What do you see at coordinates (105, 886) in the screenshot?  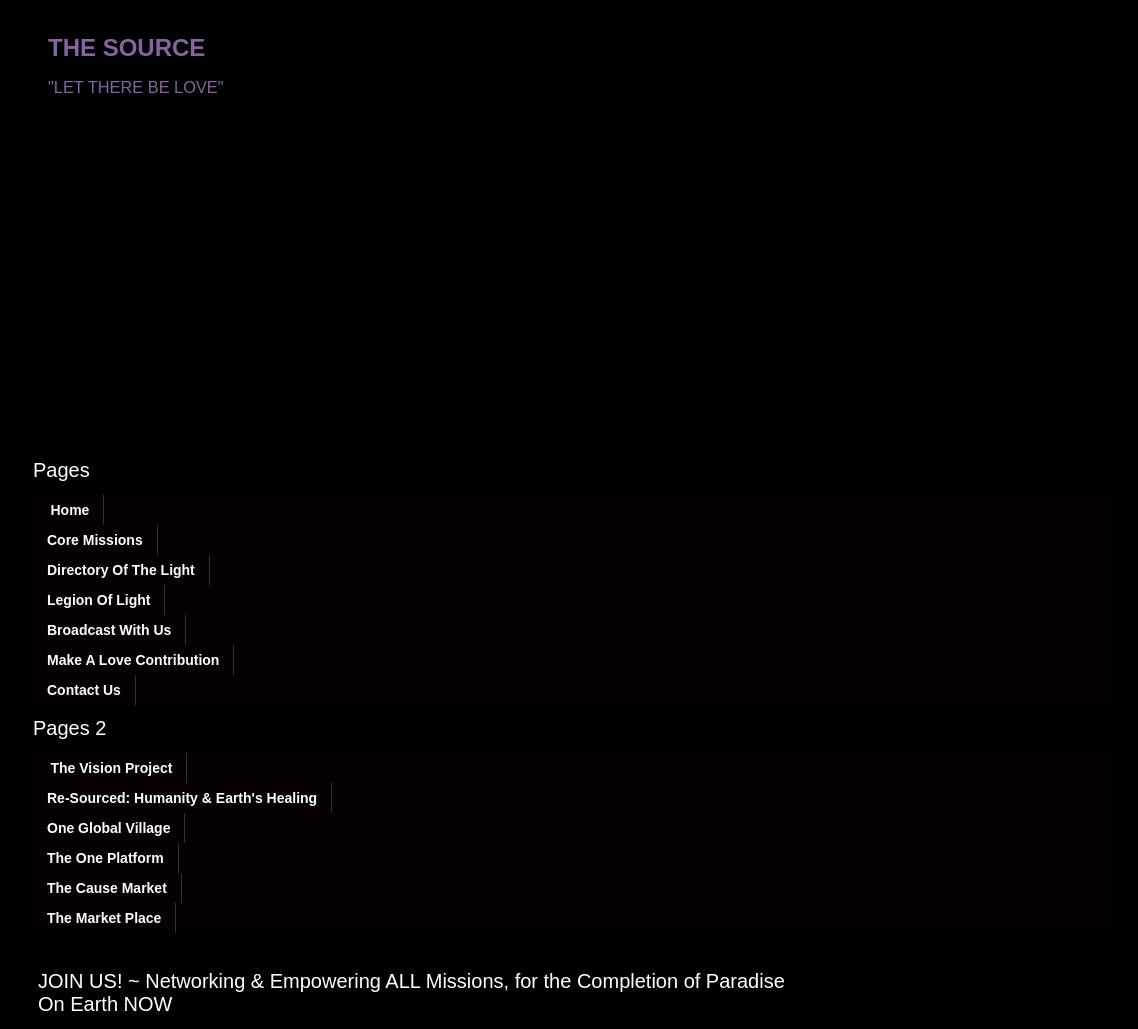 I see `'The Cause Market'` at bounding box center [105, 886].